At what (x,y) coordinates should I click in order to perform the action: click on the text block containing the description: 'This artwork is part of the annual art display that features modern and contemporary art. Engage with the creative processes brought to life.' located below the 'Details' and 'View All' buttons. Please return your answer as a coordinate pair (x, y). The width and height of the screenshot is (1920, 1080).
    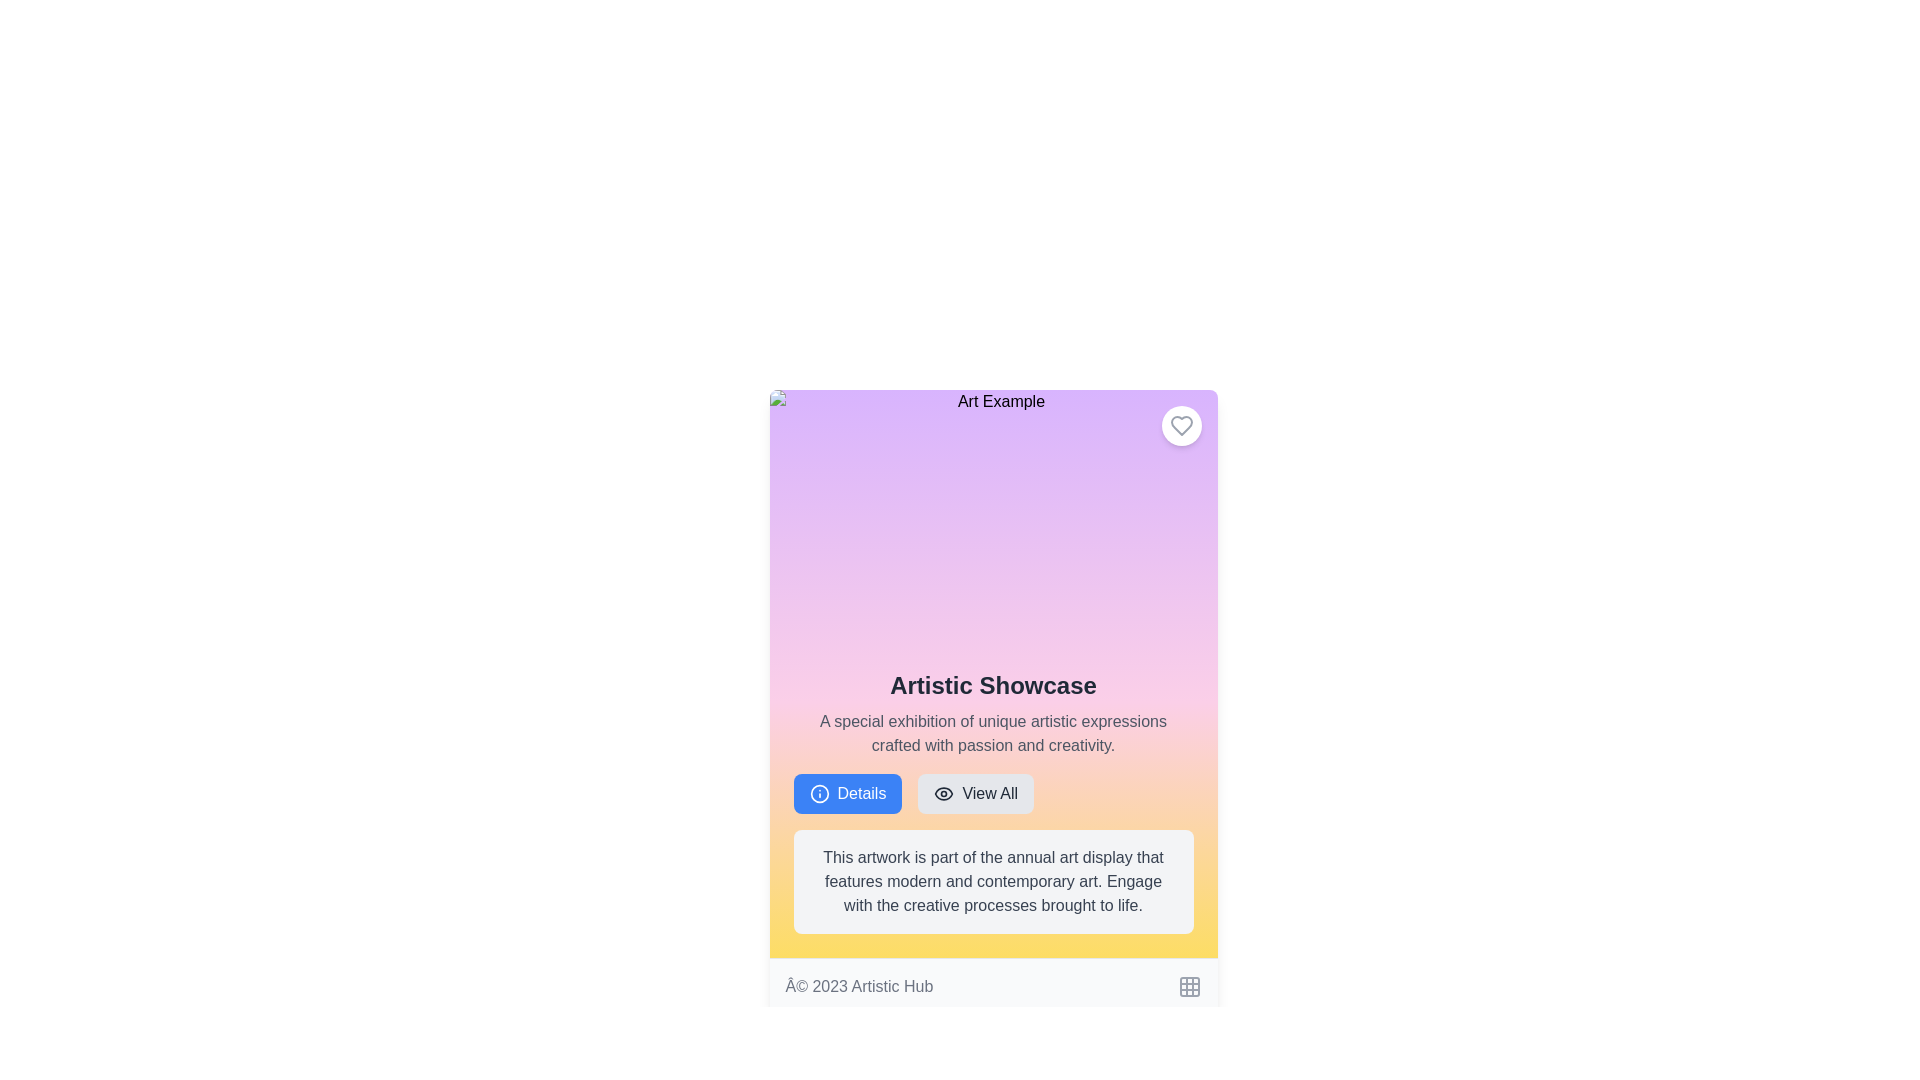
    Looking at the image, I should click on (993, 881).